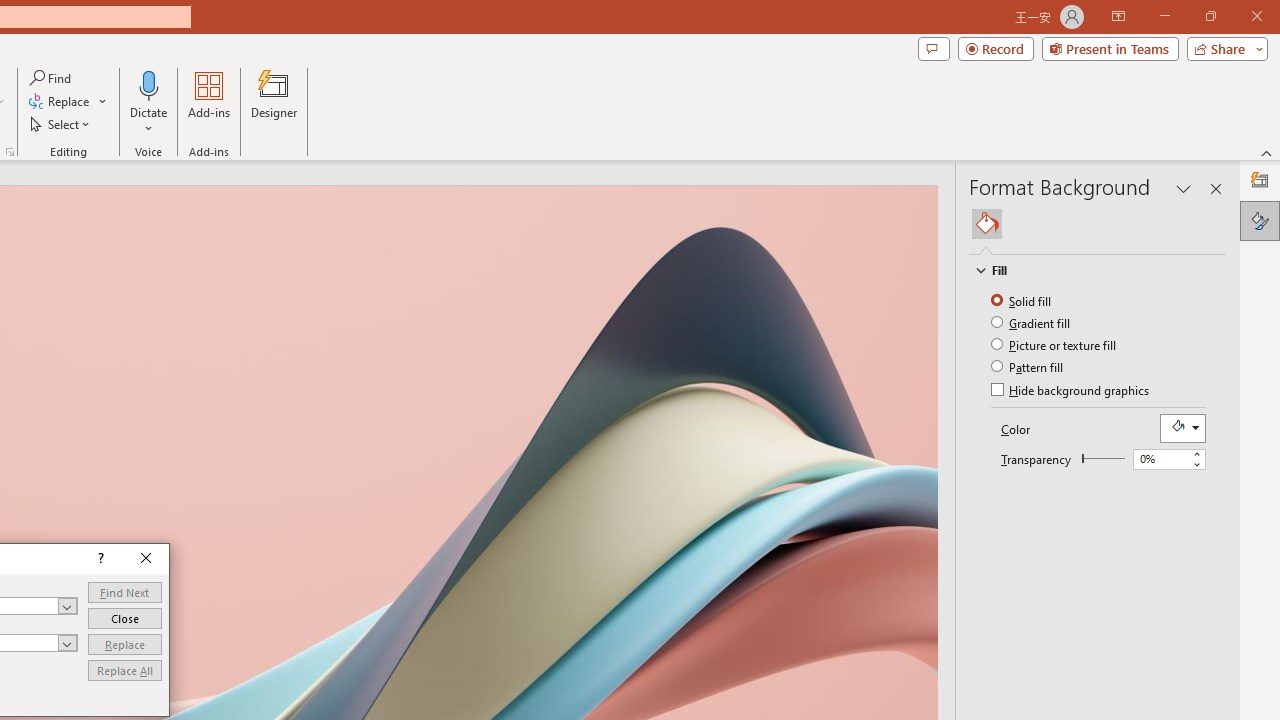  Describe the element at coordinates (1022, 300) in the screenshot. I see `'Solid fill'` at that location.